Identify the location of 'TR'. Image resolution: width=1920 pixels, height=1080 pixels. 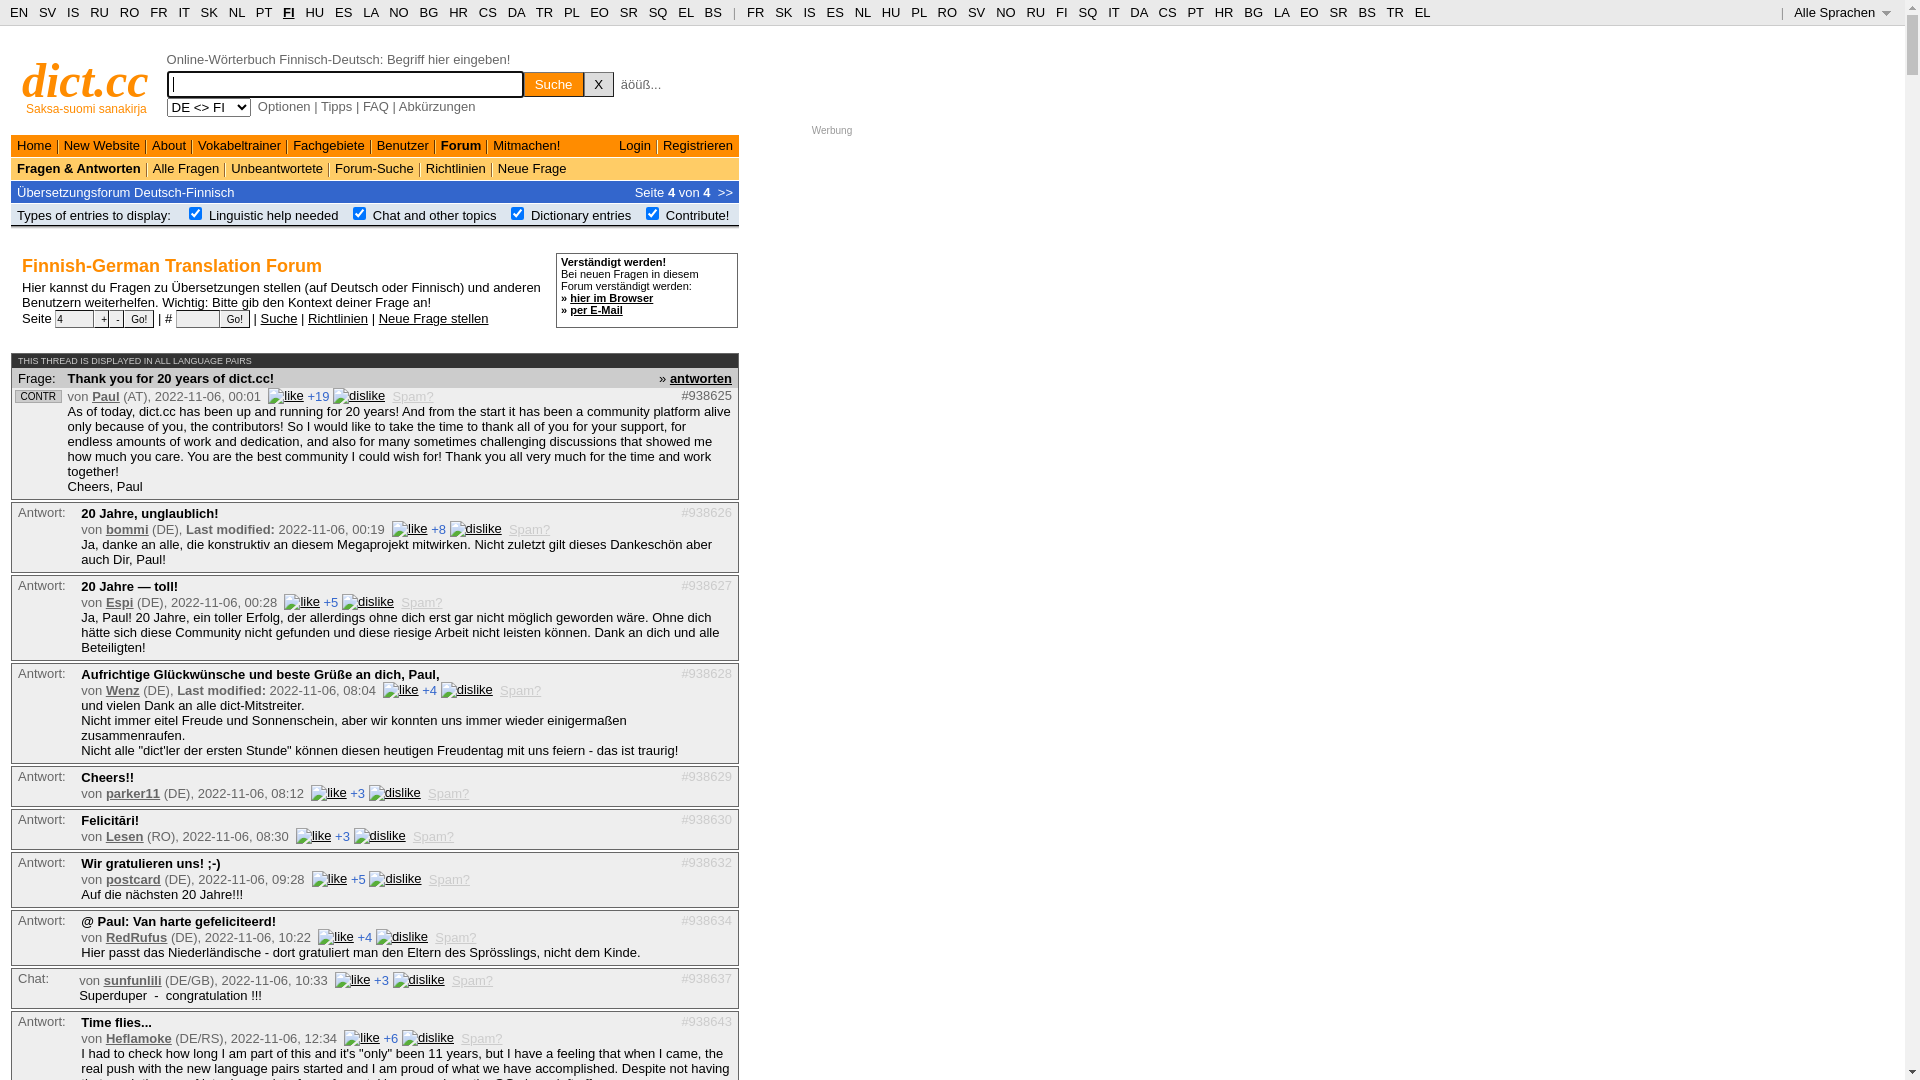
(544, 12).